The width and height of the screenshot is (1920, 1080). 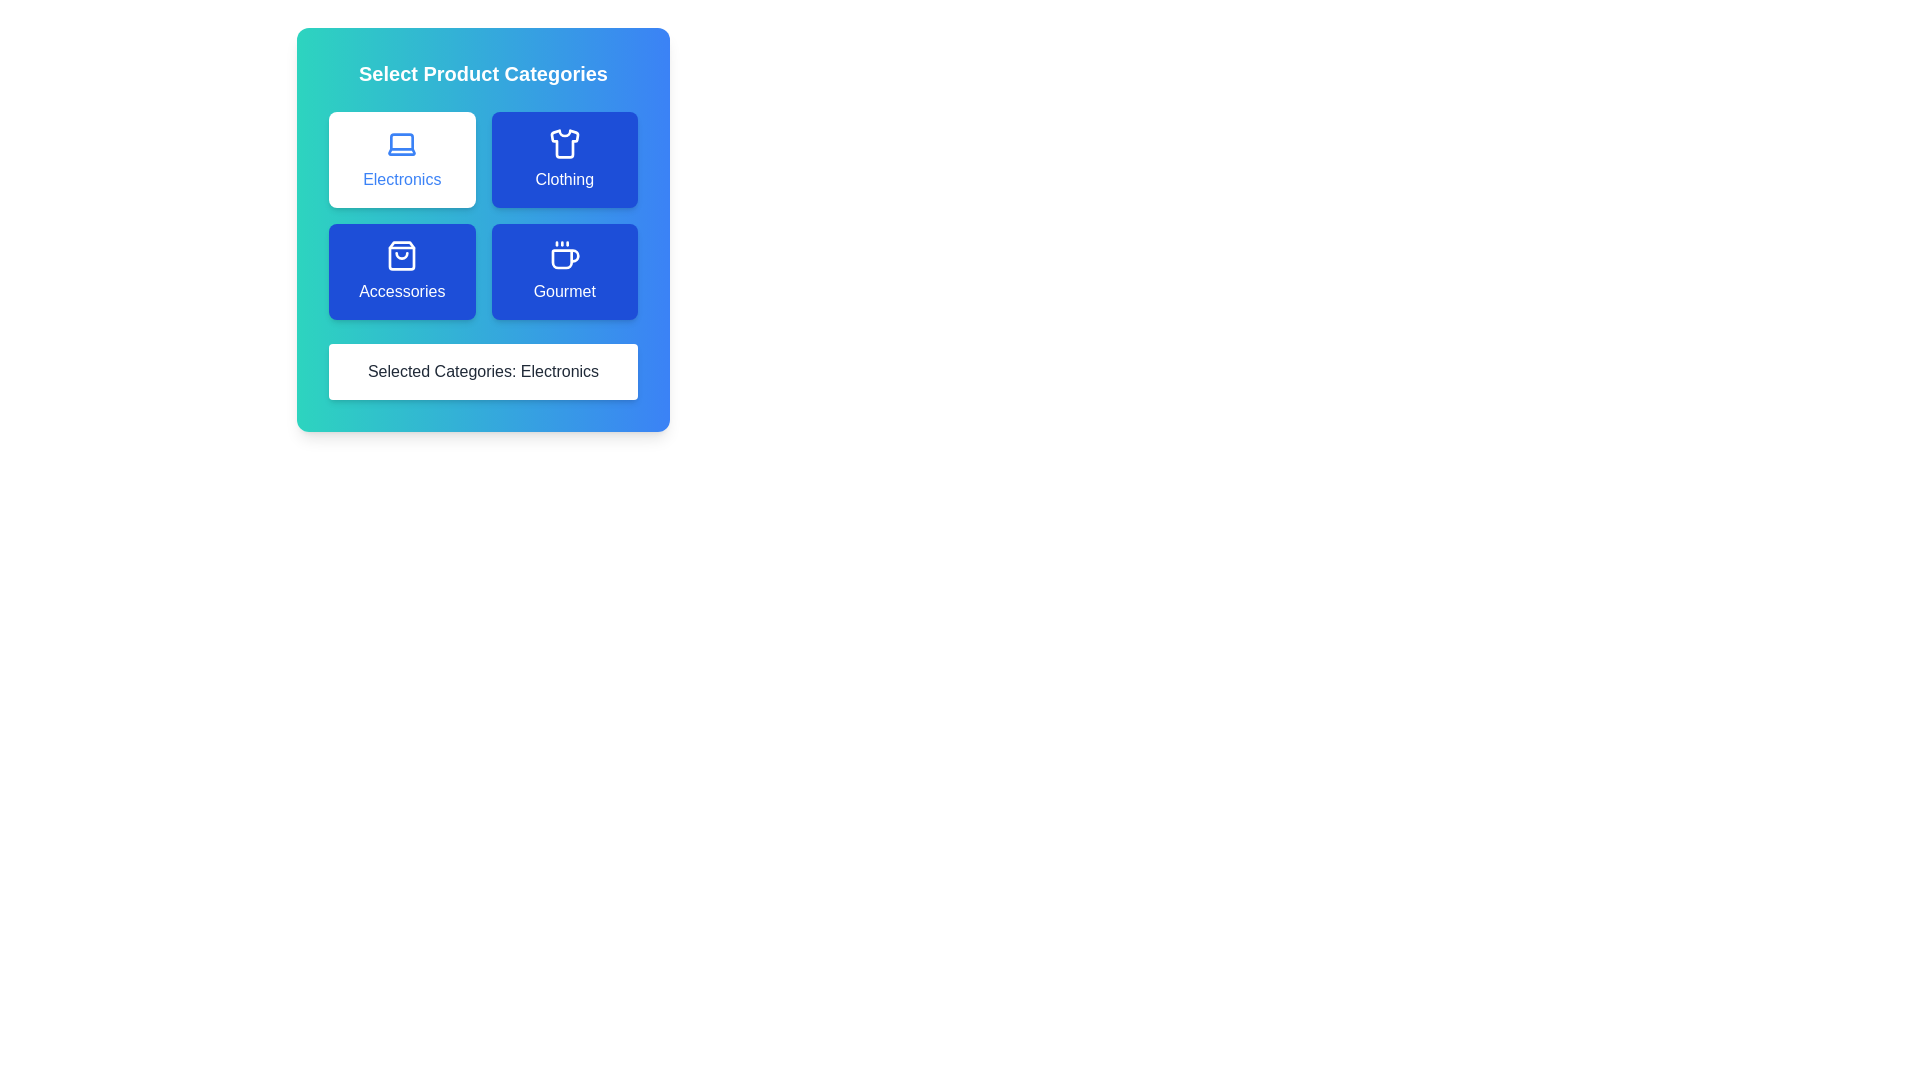 What do you see at coordinates (401, 272) in the screenshot?
I see `the category button Accessories to see its hover effect` at bounding box center [401, 272].